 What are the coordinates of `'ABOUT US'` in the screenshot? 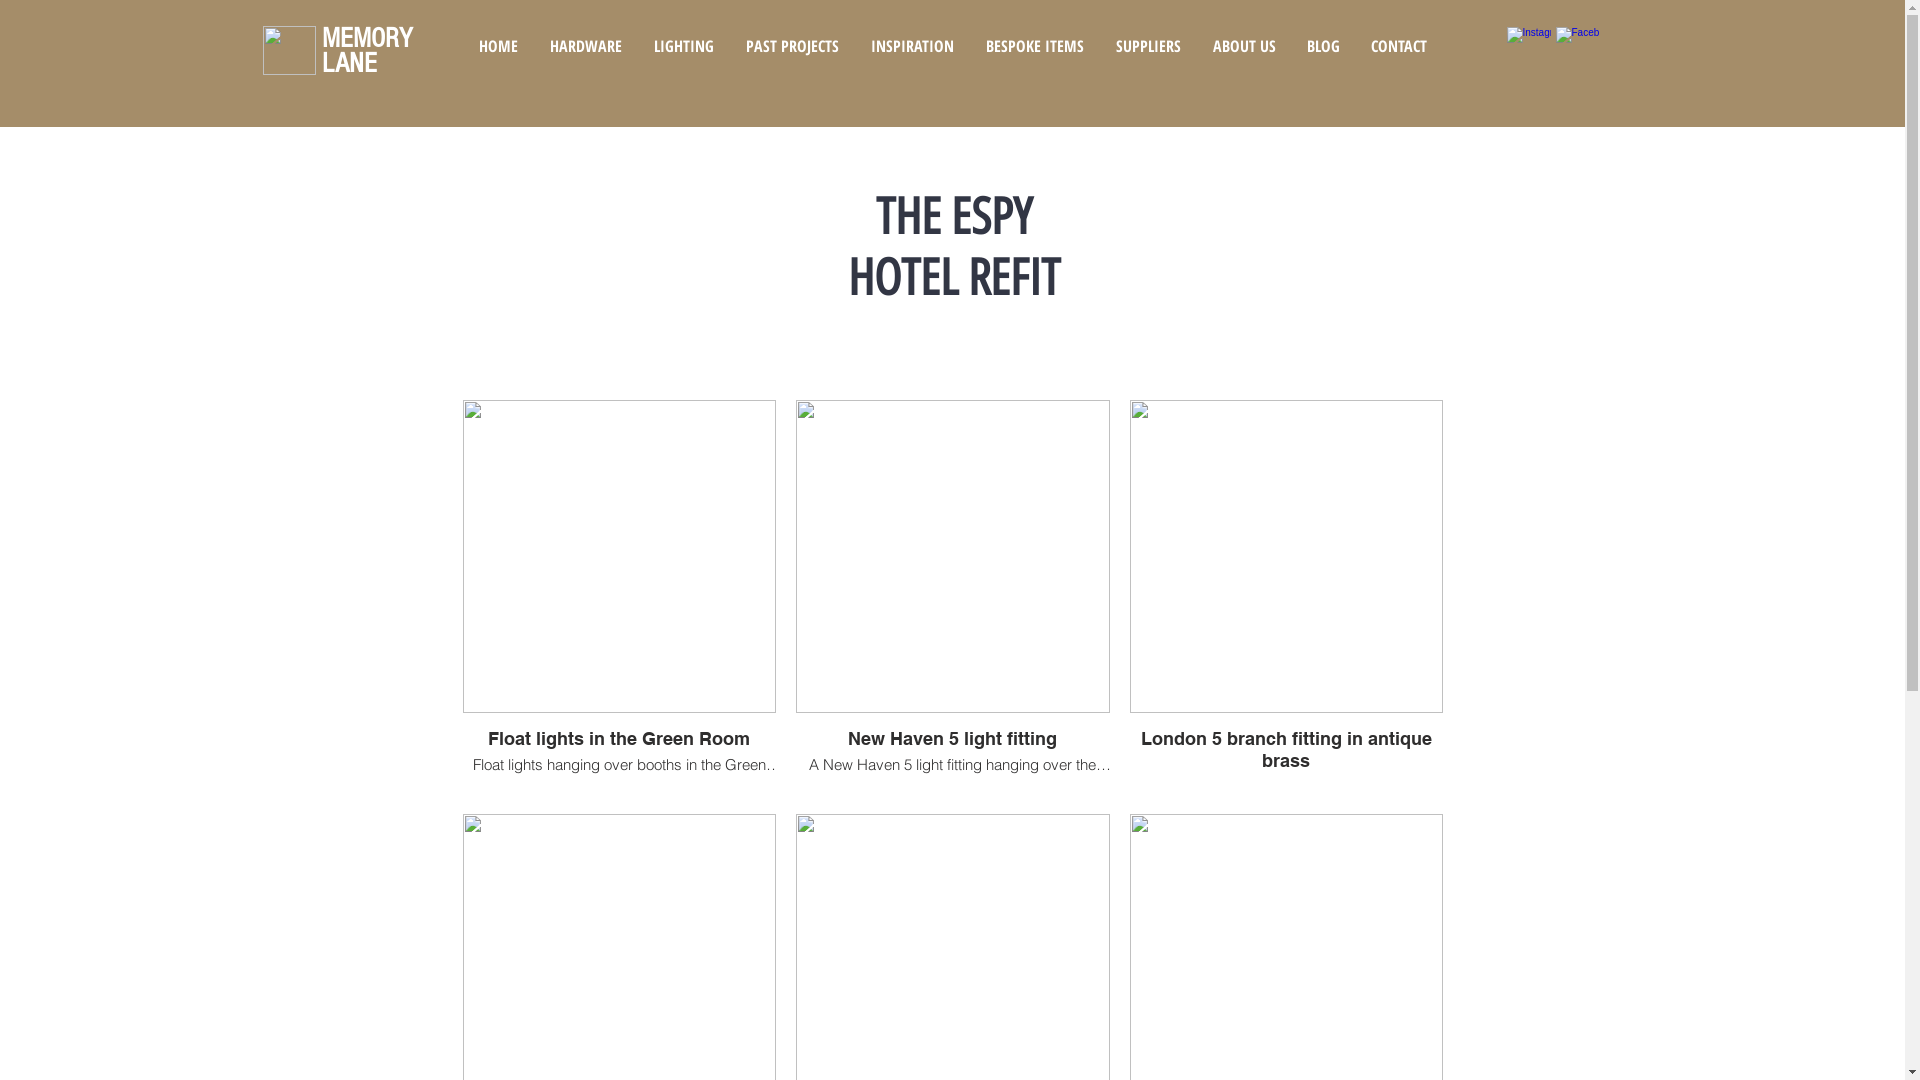 It's located at (1242, 45).